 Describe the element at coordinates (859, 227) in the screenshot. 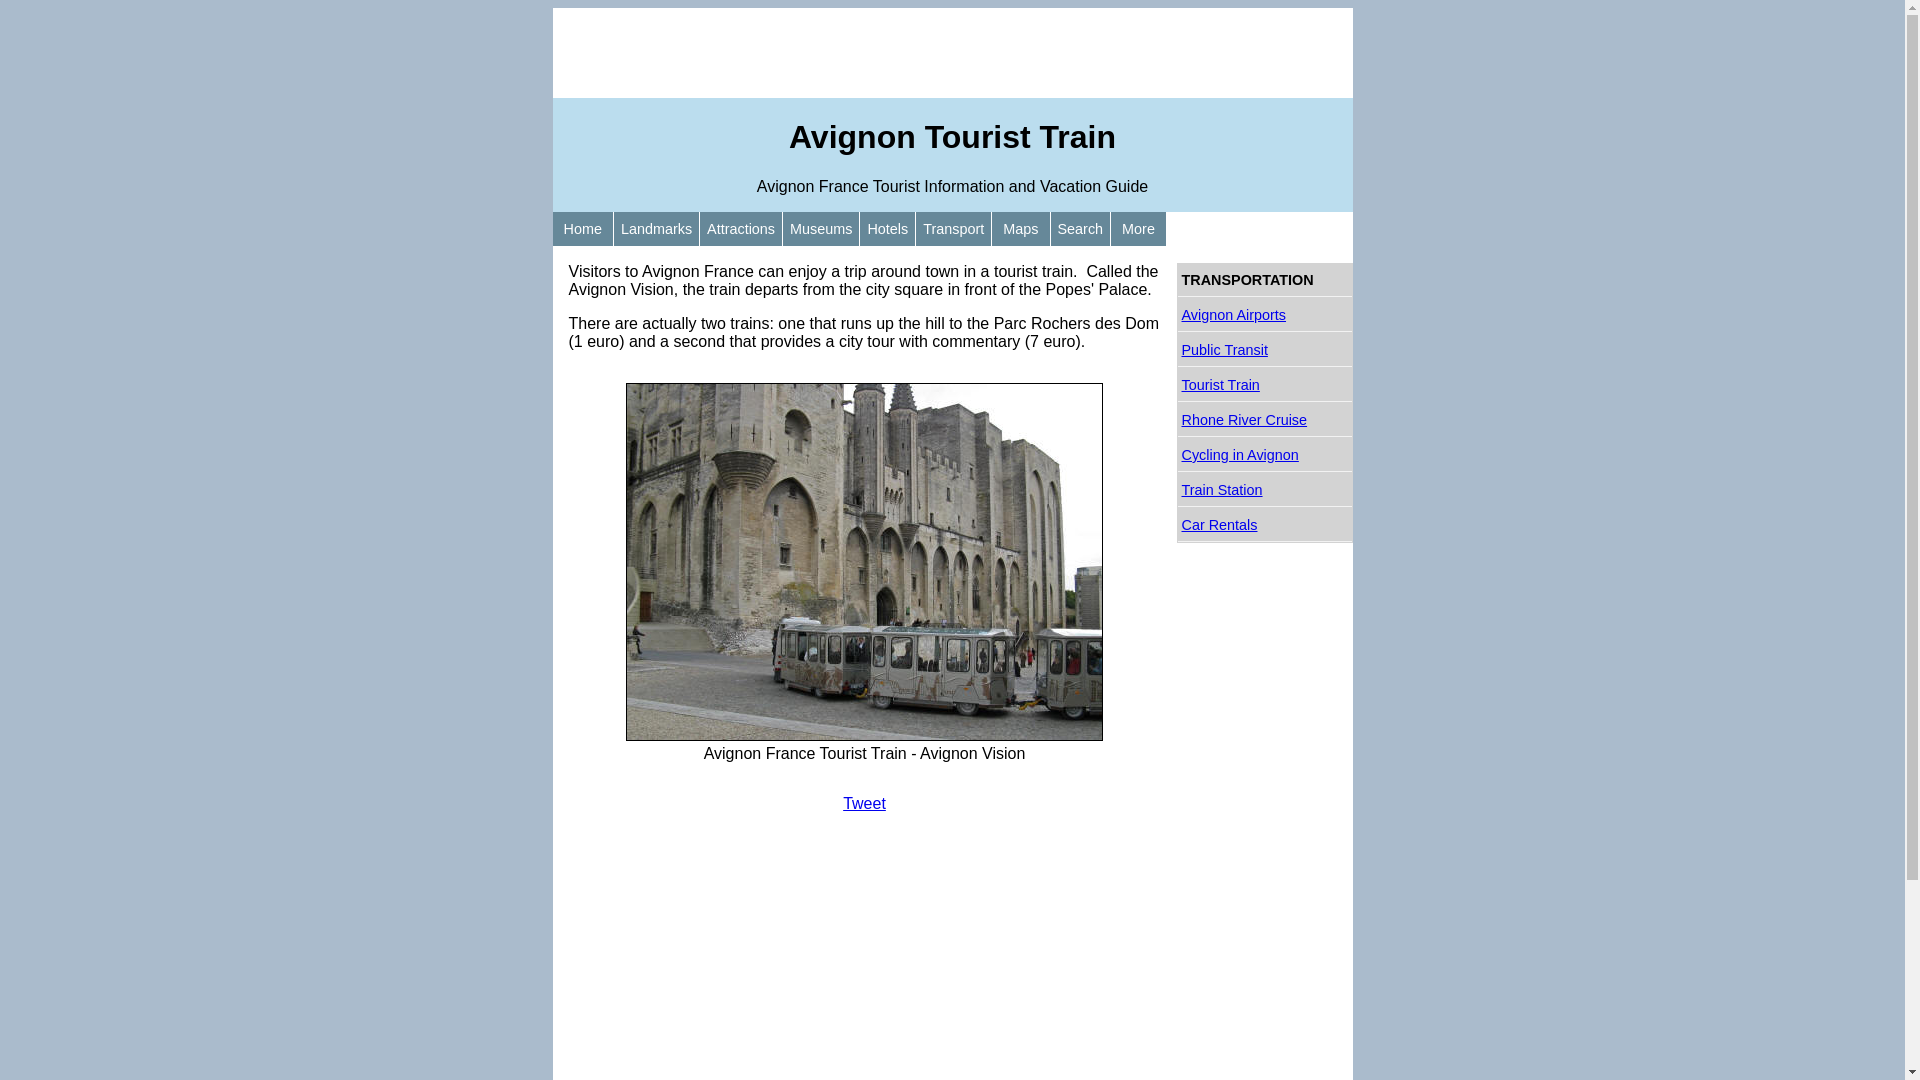

I see `'Hotels'` at that location.